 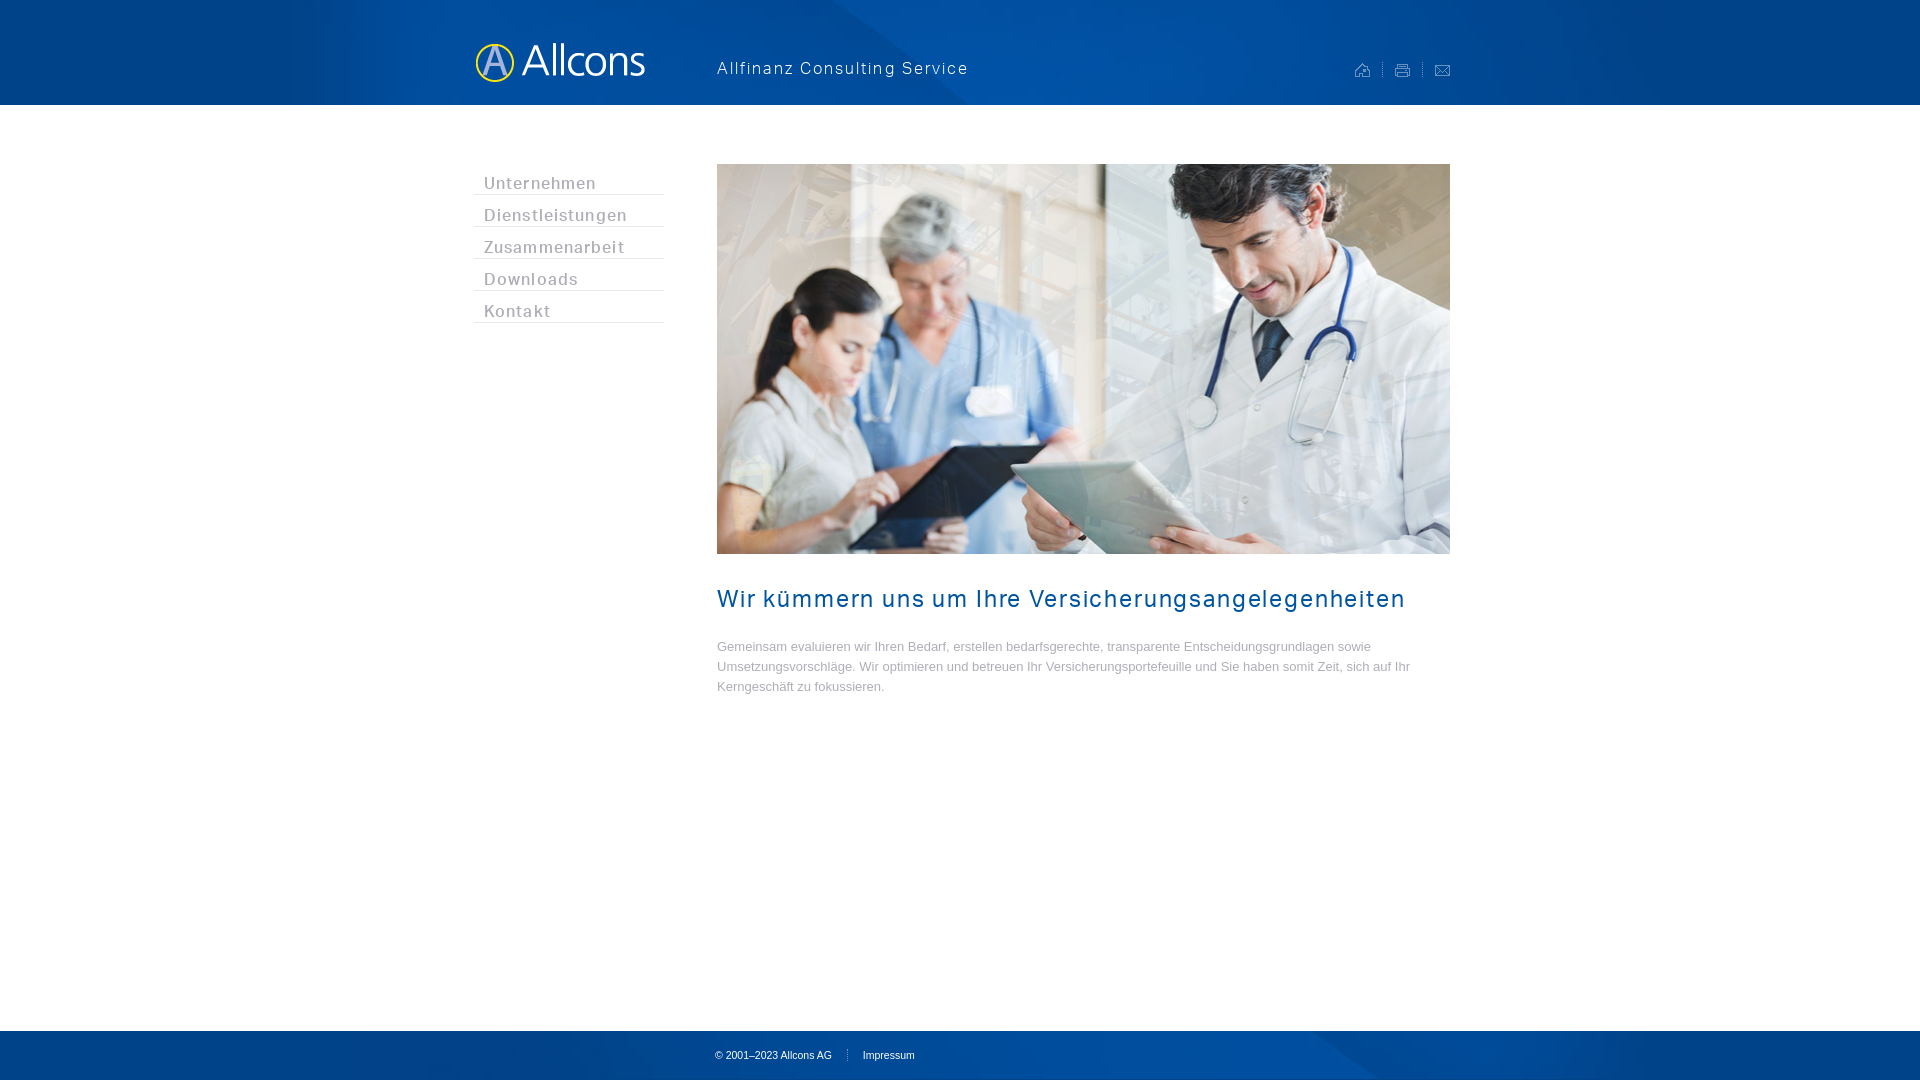 What do you see at coordinates (568, 177) in the screenshot?
I see `'Unternehmen'` at bounding box center [568, 177].